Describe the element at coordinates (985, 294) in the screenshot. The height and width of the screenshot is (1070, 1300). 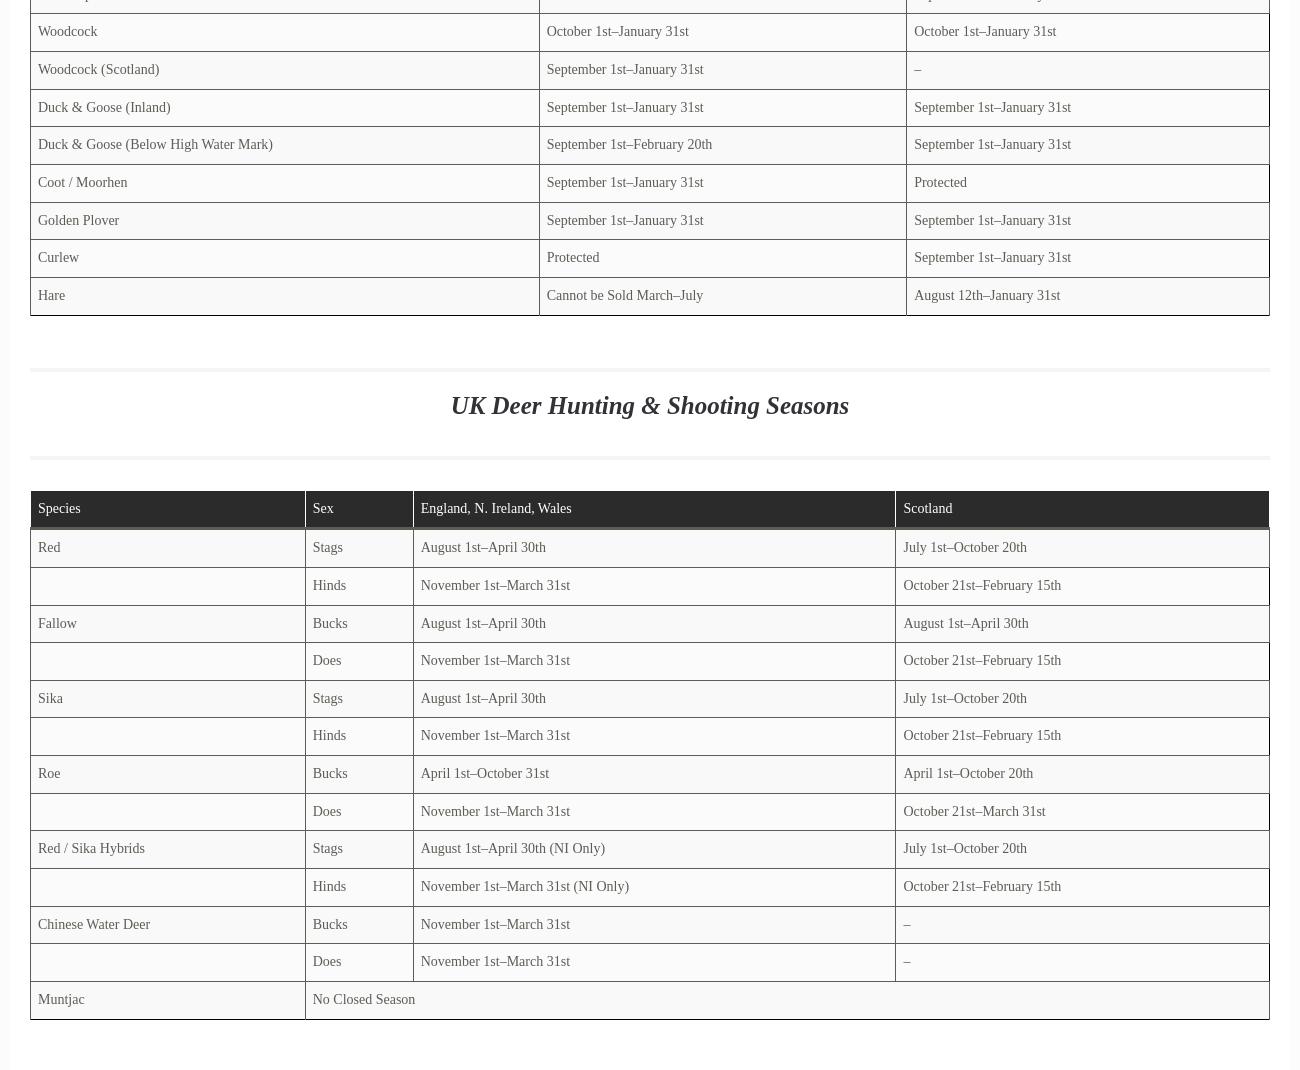
I see `'August 12th–January 31st'` at that location.